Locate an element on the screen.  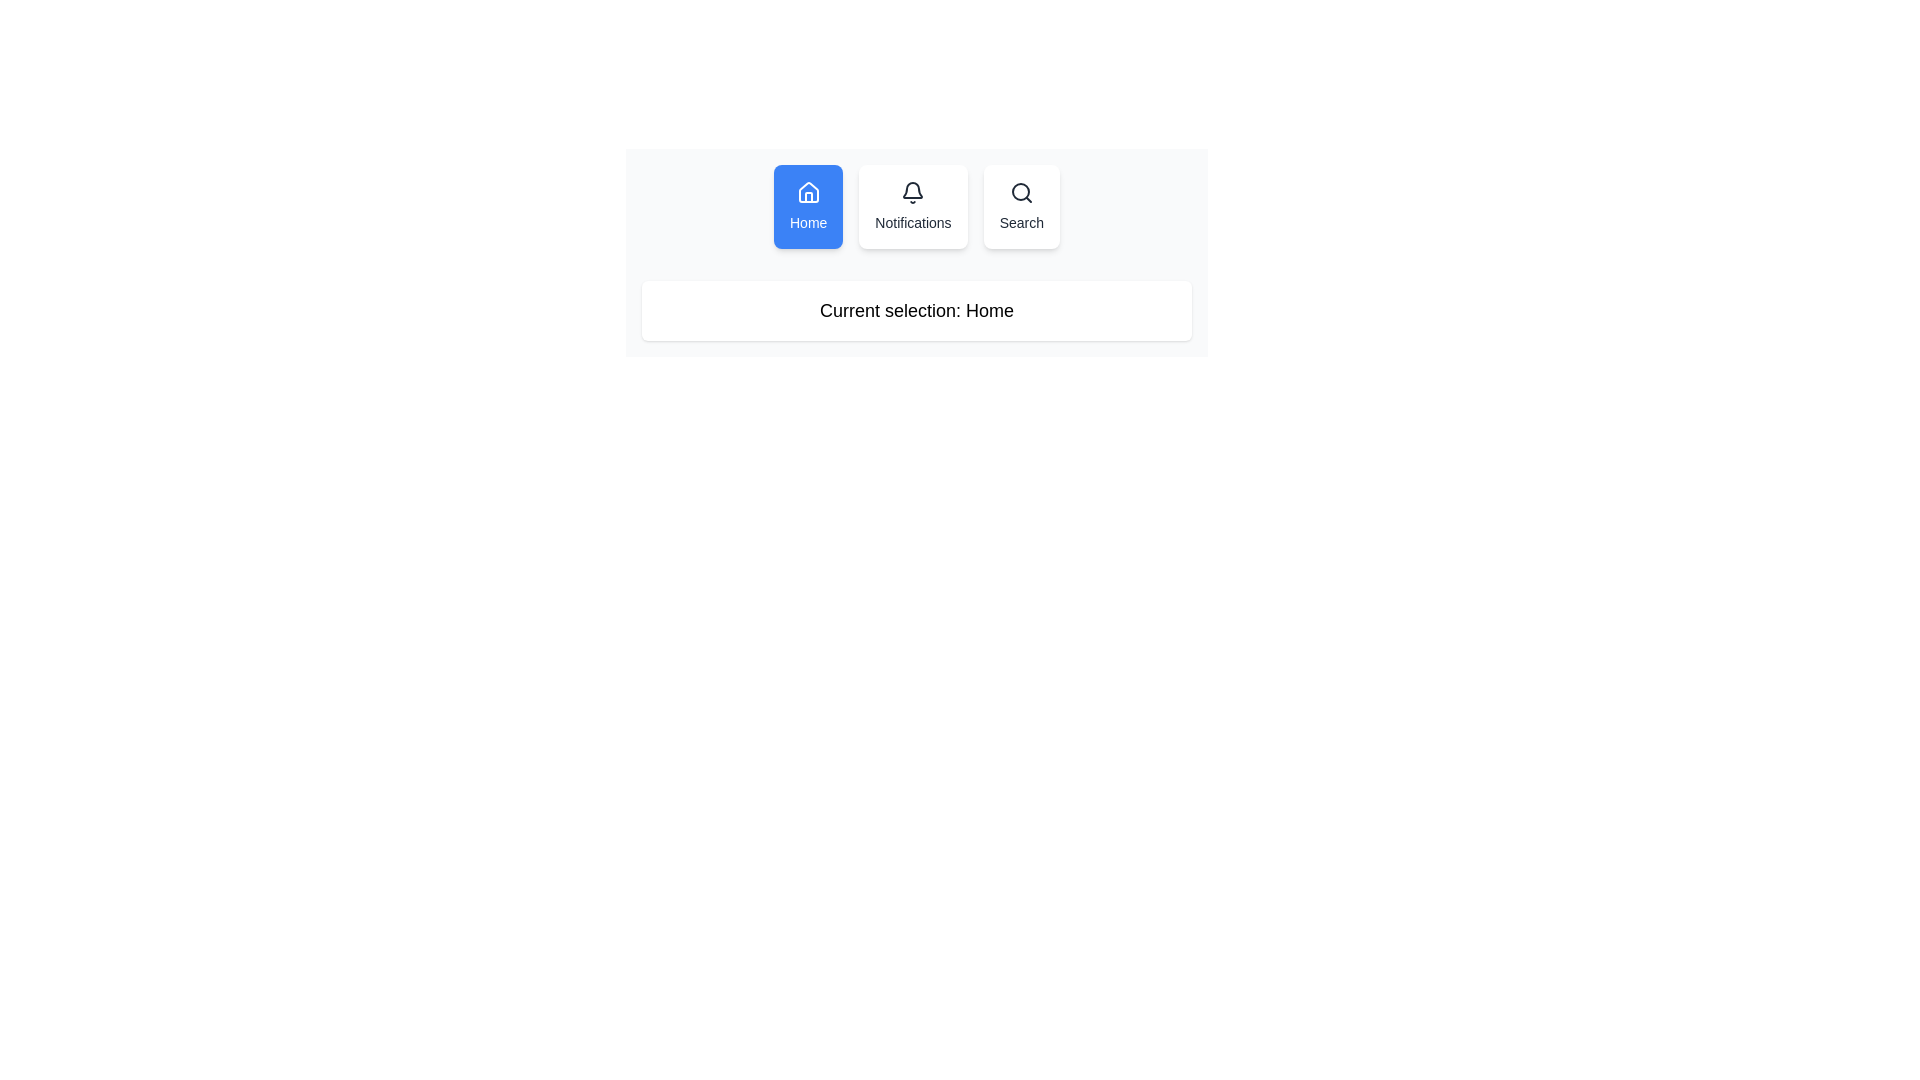
the search button located to the right of the 'Home' and 'Notifications' buttons is located at coordinates (1021, 207).